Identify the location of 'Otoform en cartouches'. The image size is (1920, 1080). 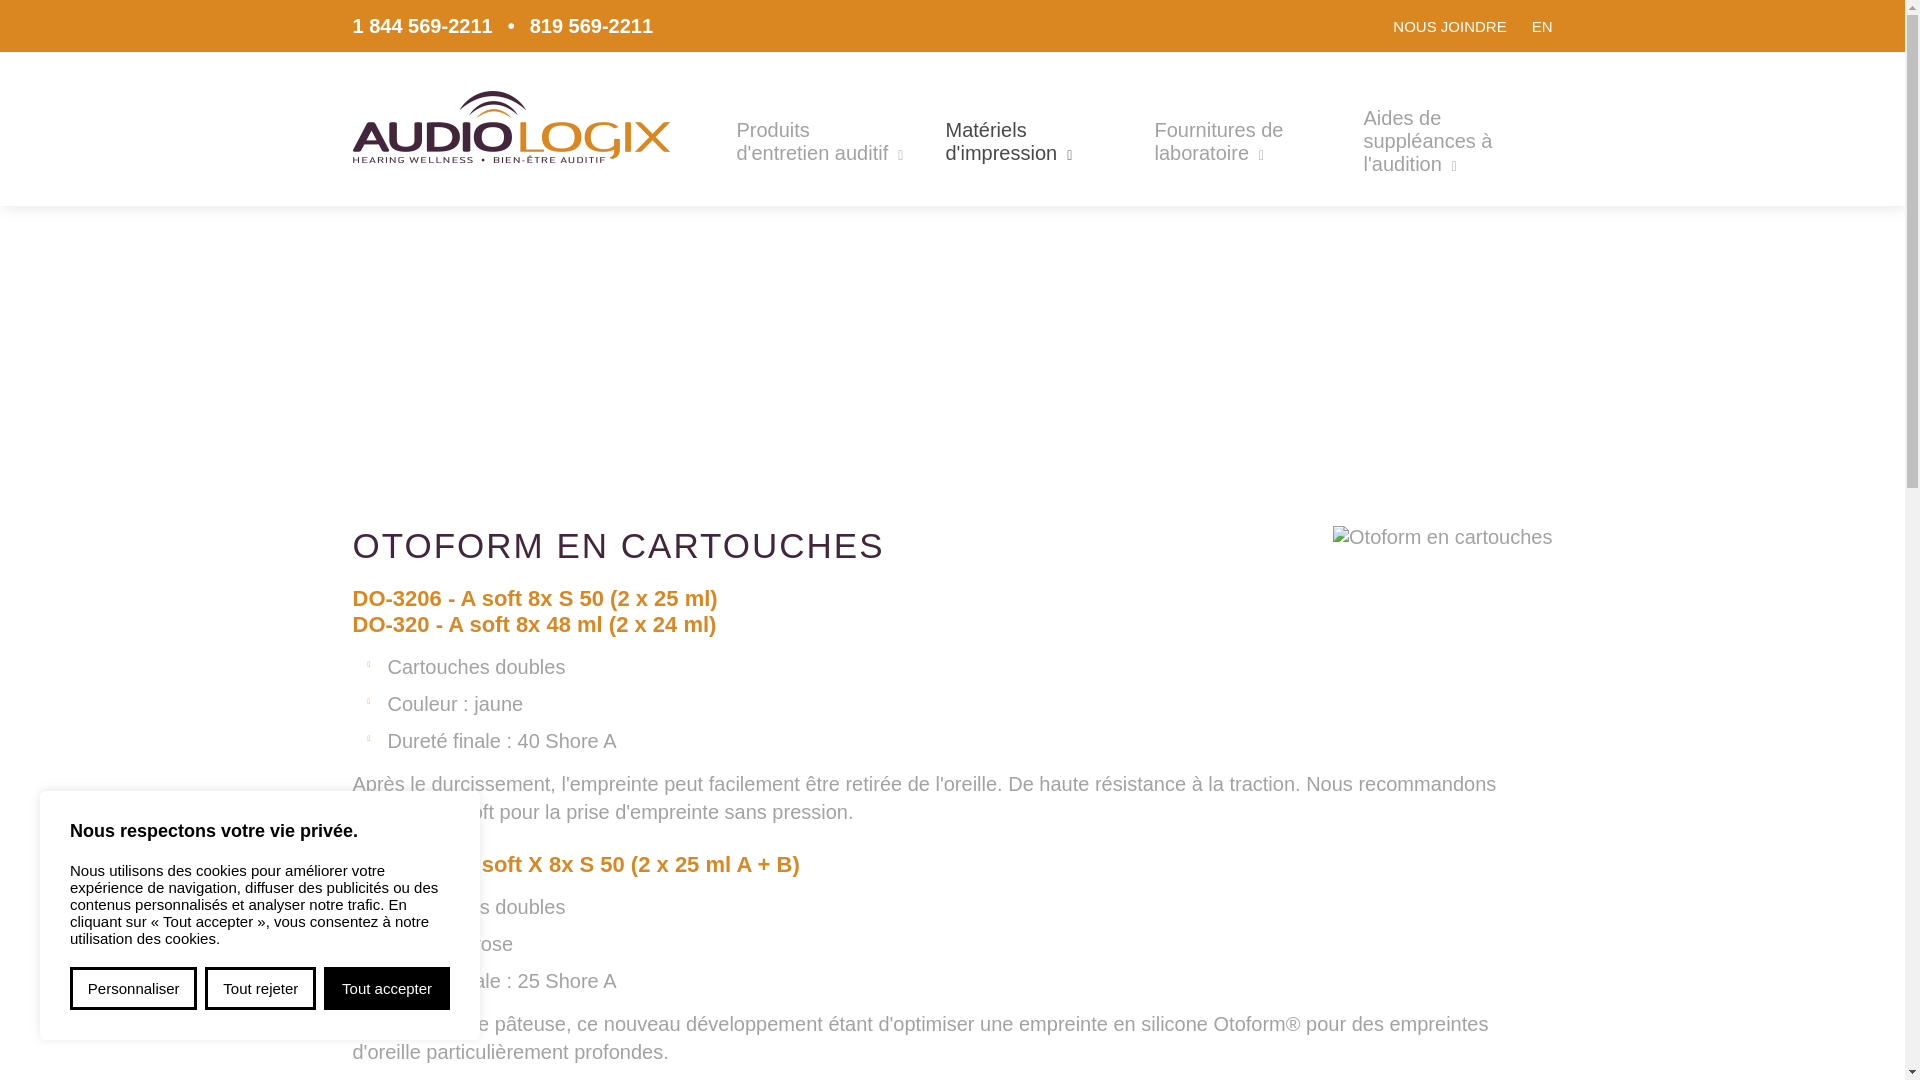
(1442, 535).